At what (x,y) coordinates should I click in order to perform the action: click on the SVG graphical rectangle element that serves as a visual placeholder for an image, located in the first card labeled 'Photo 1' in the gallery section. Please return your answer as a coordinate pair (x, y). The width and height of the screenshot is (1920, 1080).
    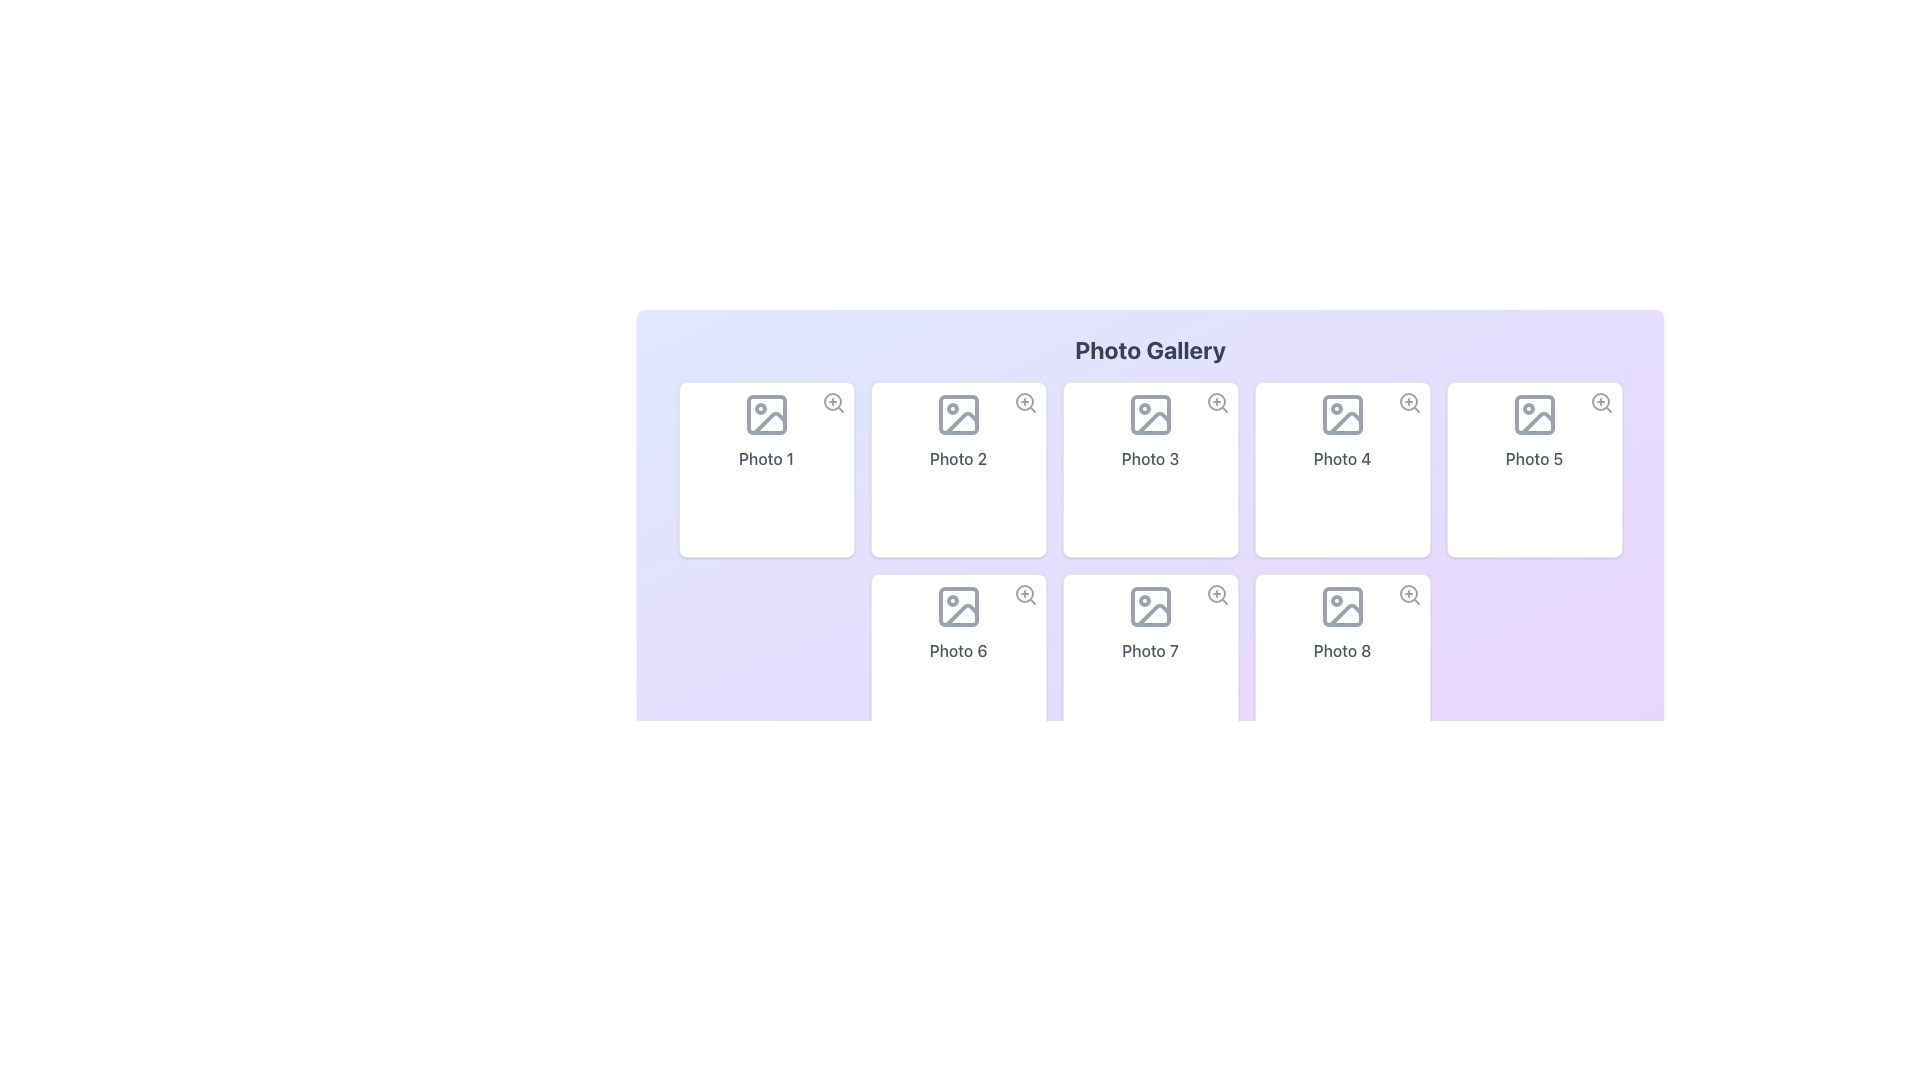
    Looking at the image, I should click on (765, 414).